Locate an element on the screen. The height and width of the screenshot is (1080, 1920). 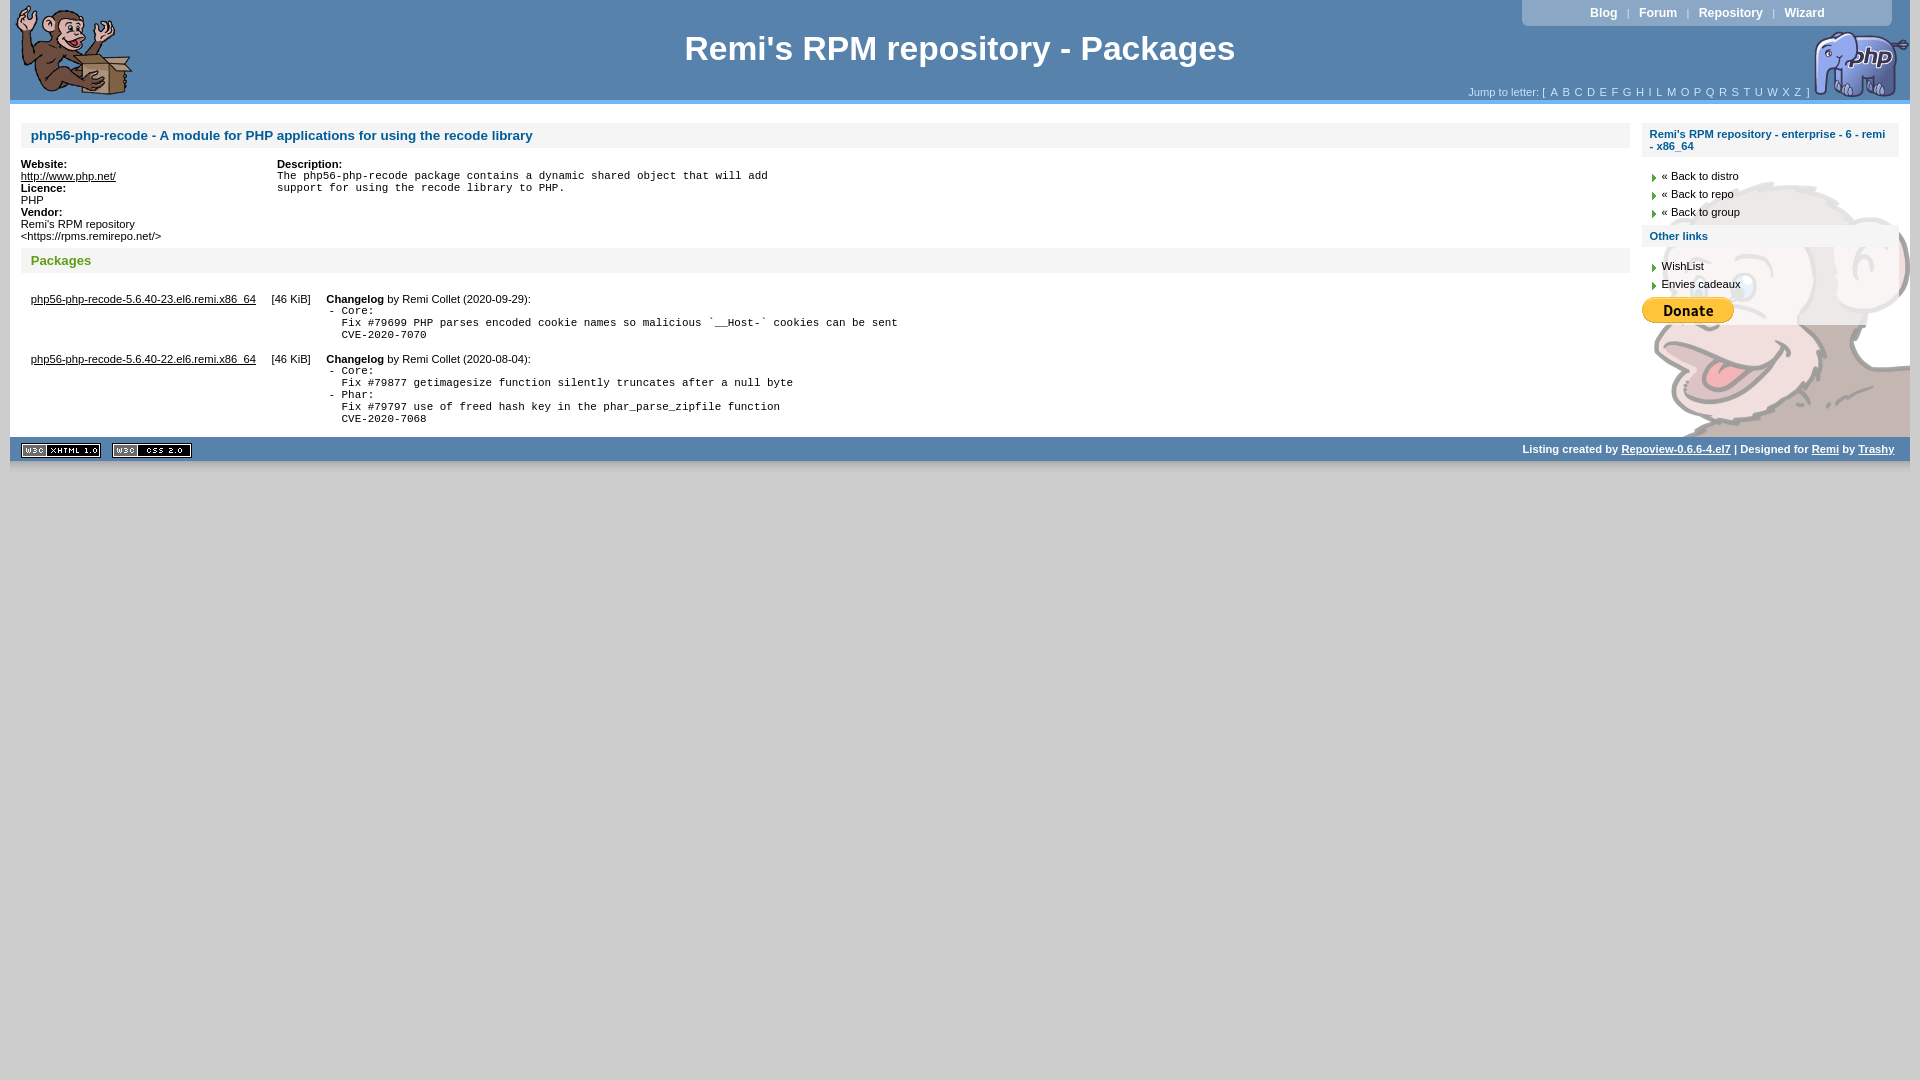
'Repoview-0.6.6-4.el7' is located at coordinates (1675, 448).